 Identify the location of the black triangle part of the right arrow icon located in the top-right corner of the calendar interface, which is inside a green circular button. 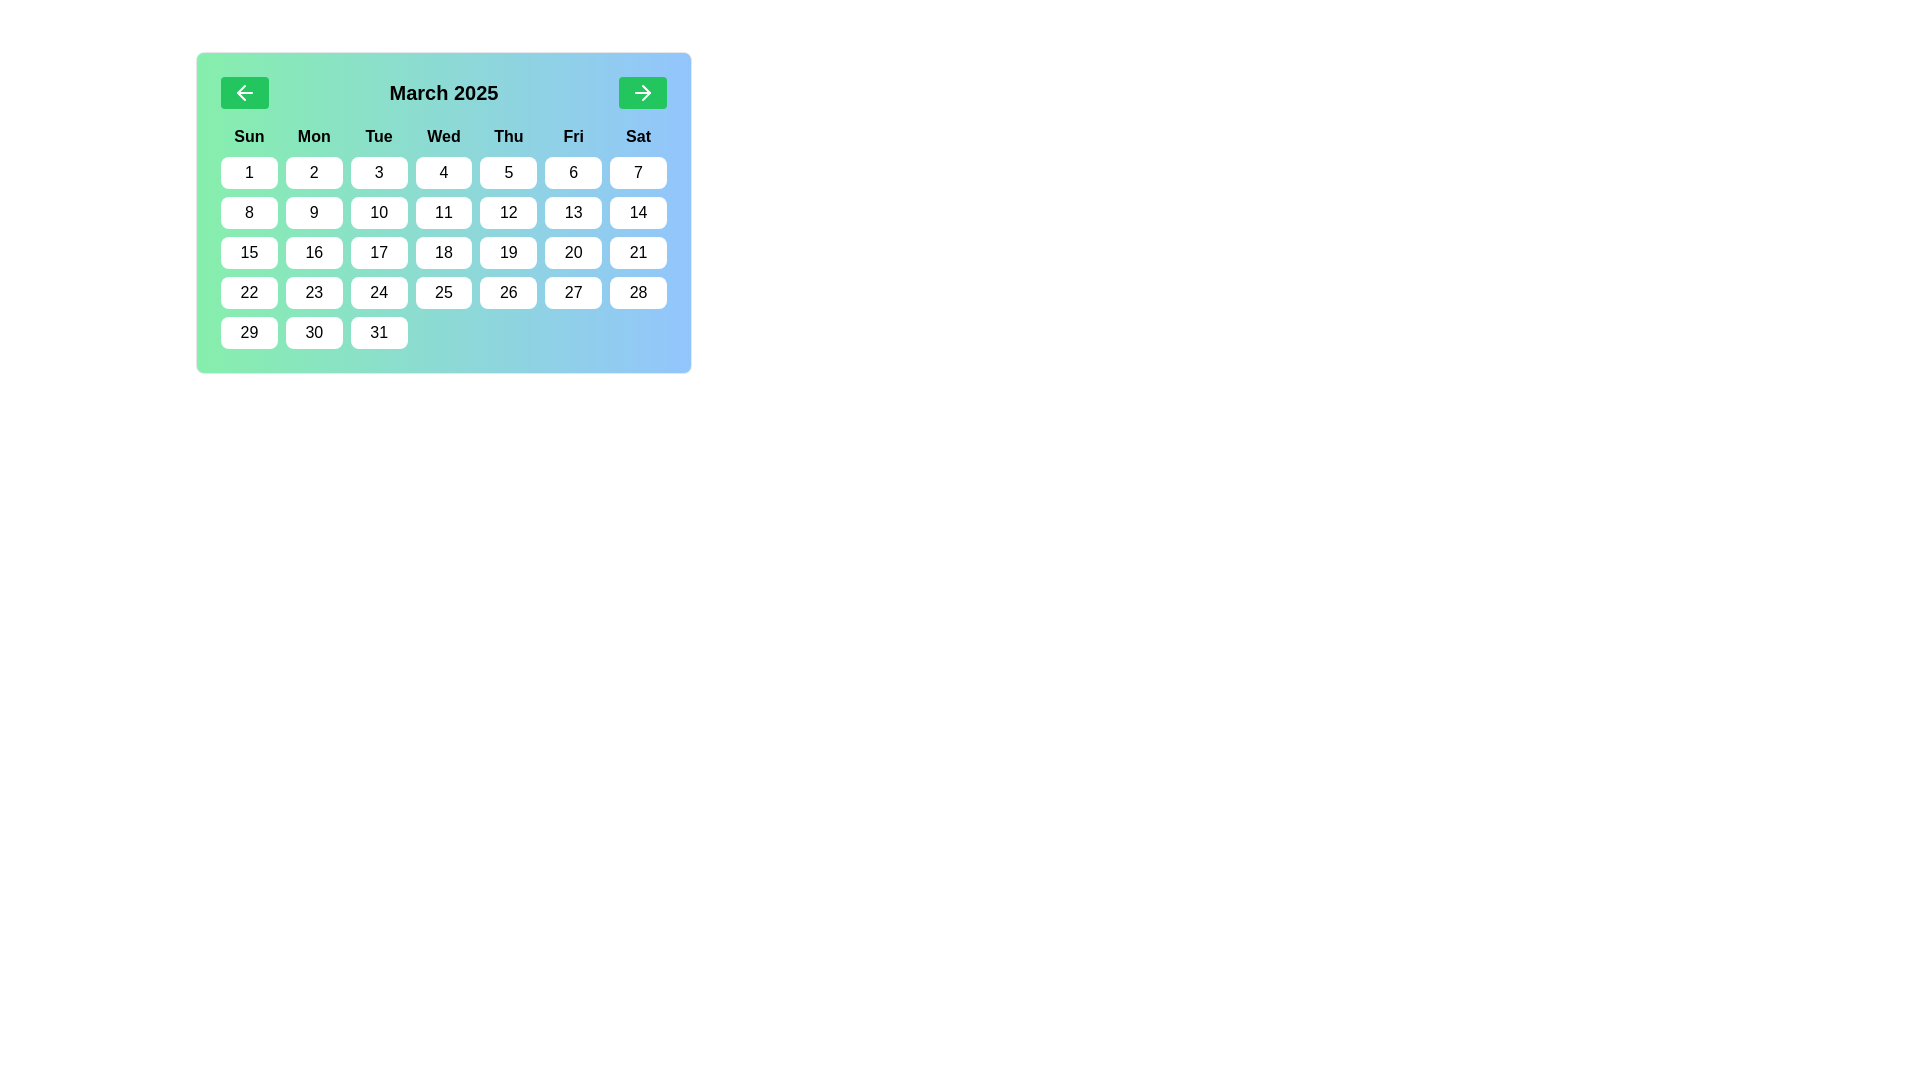
(646, 92).